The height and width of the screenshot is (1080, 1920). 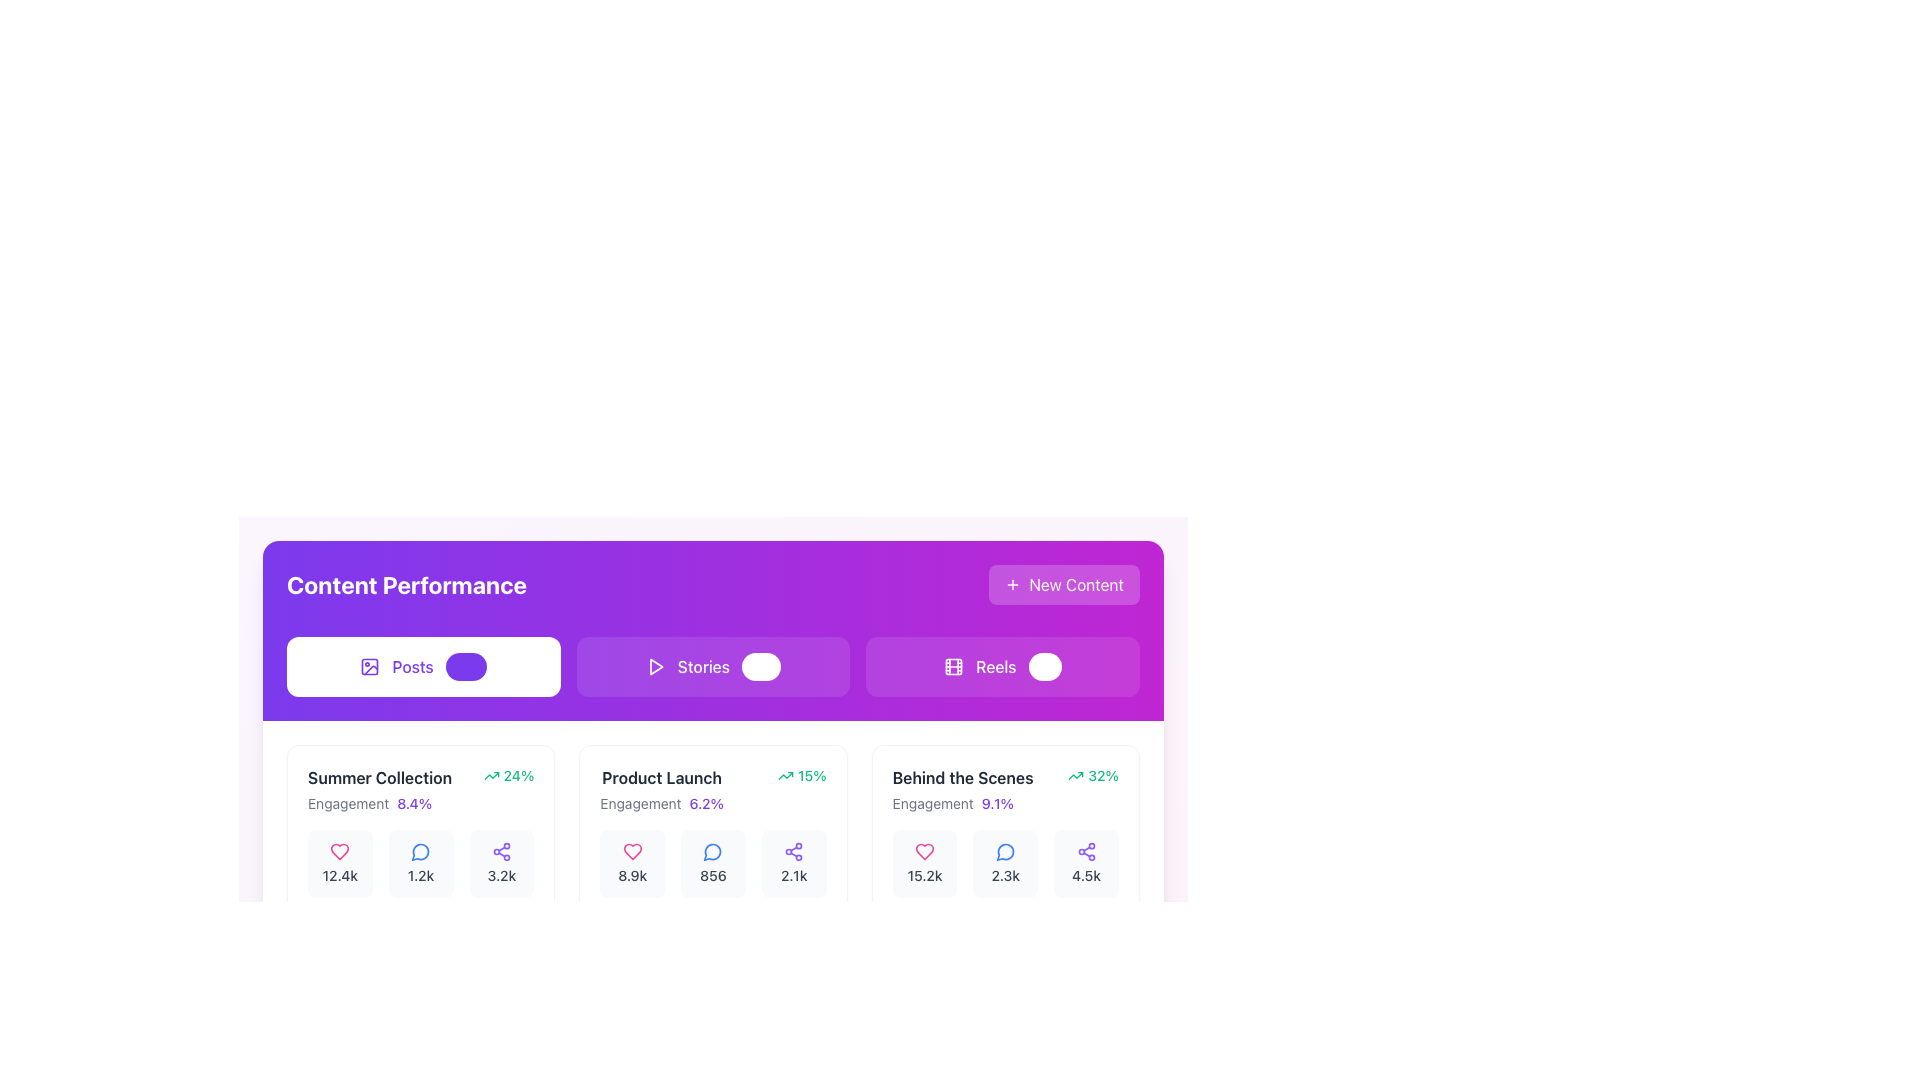 What do you see at coordinates (1005, 863) in the screenshot?
I see `the informational display showing the number of comments associated with the 'Behind the Scenes' content category, located in the center column of the grid` at bounding box center [1005, 863].